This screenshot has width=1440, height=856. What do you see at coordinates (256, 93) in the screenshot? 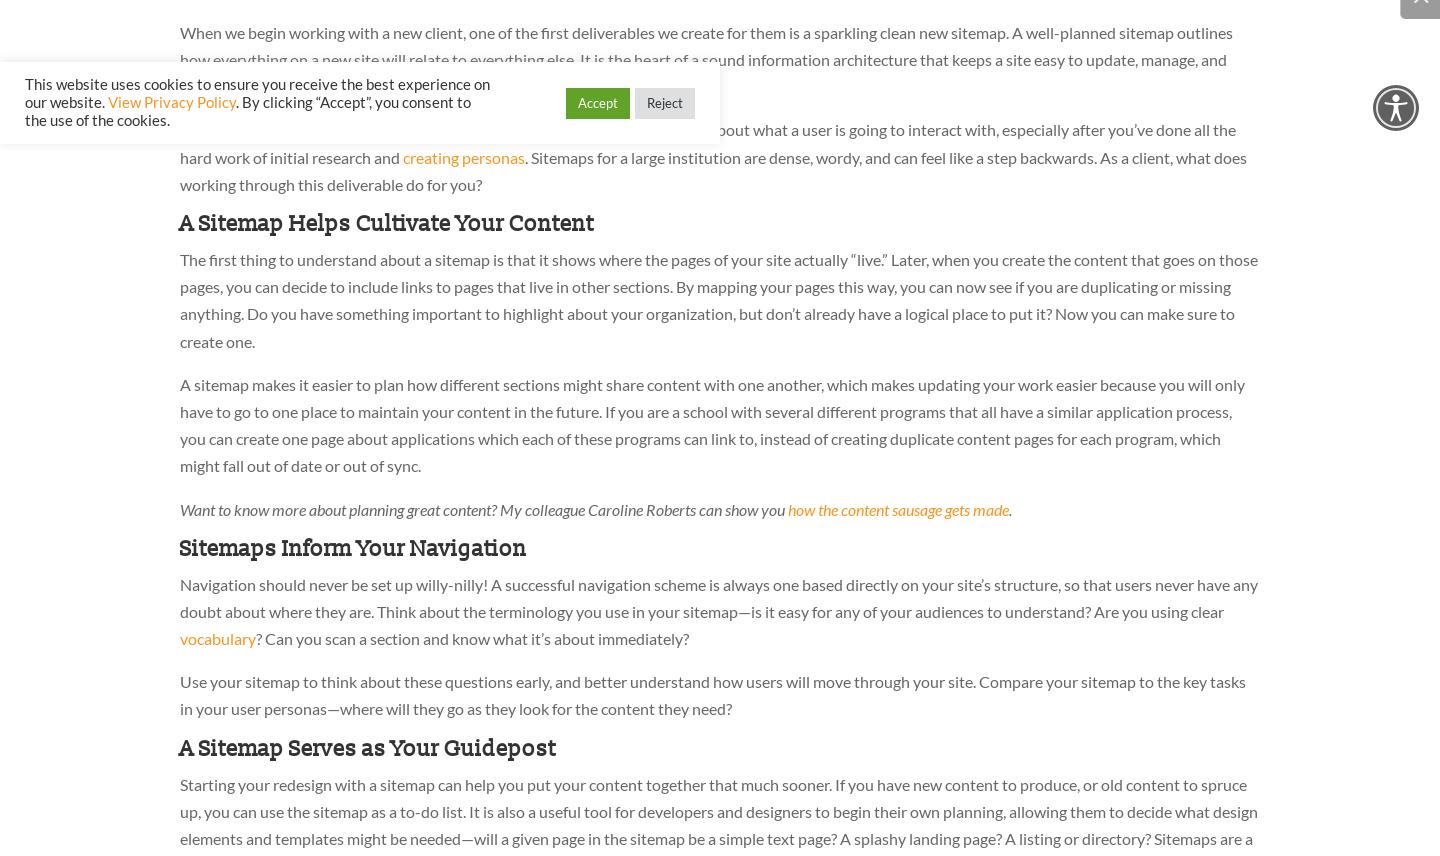
I see `'This website uses cookies to ensure you receive the best experience on our website.'` at bounding box center [256, 93].